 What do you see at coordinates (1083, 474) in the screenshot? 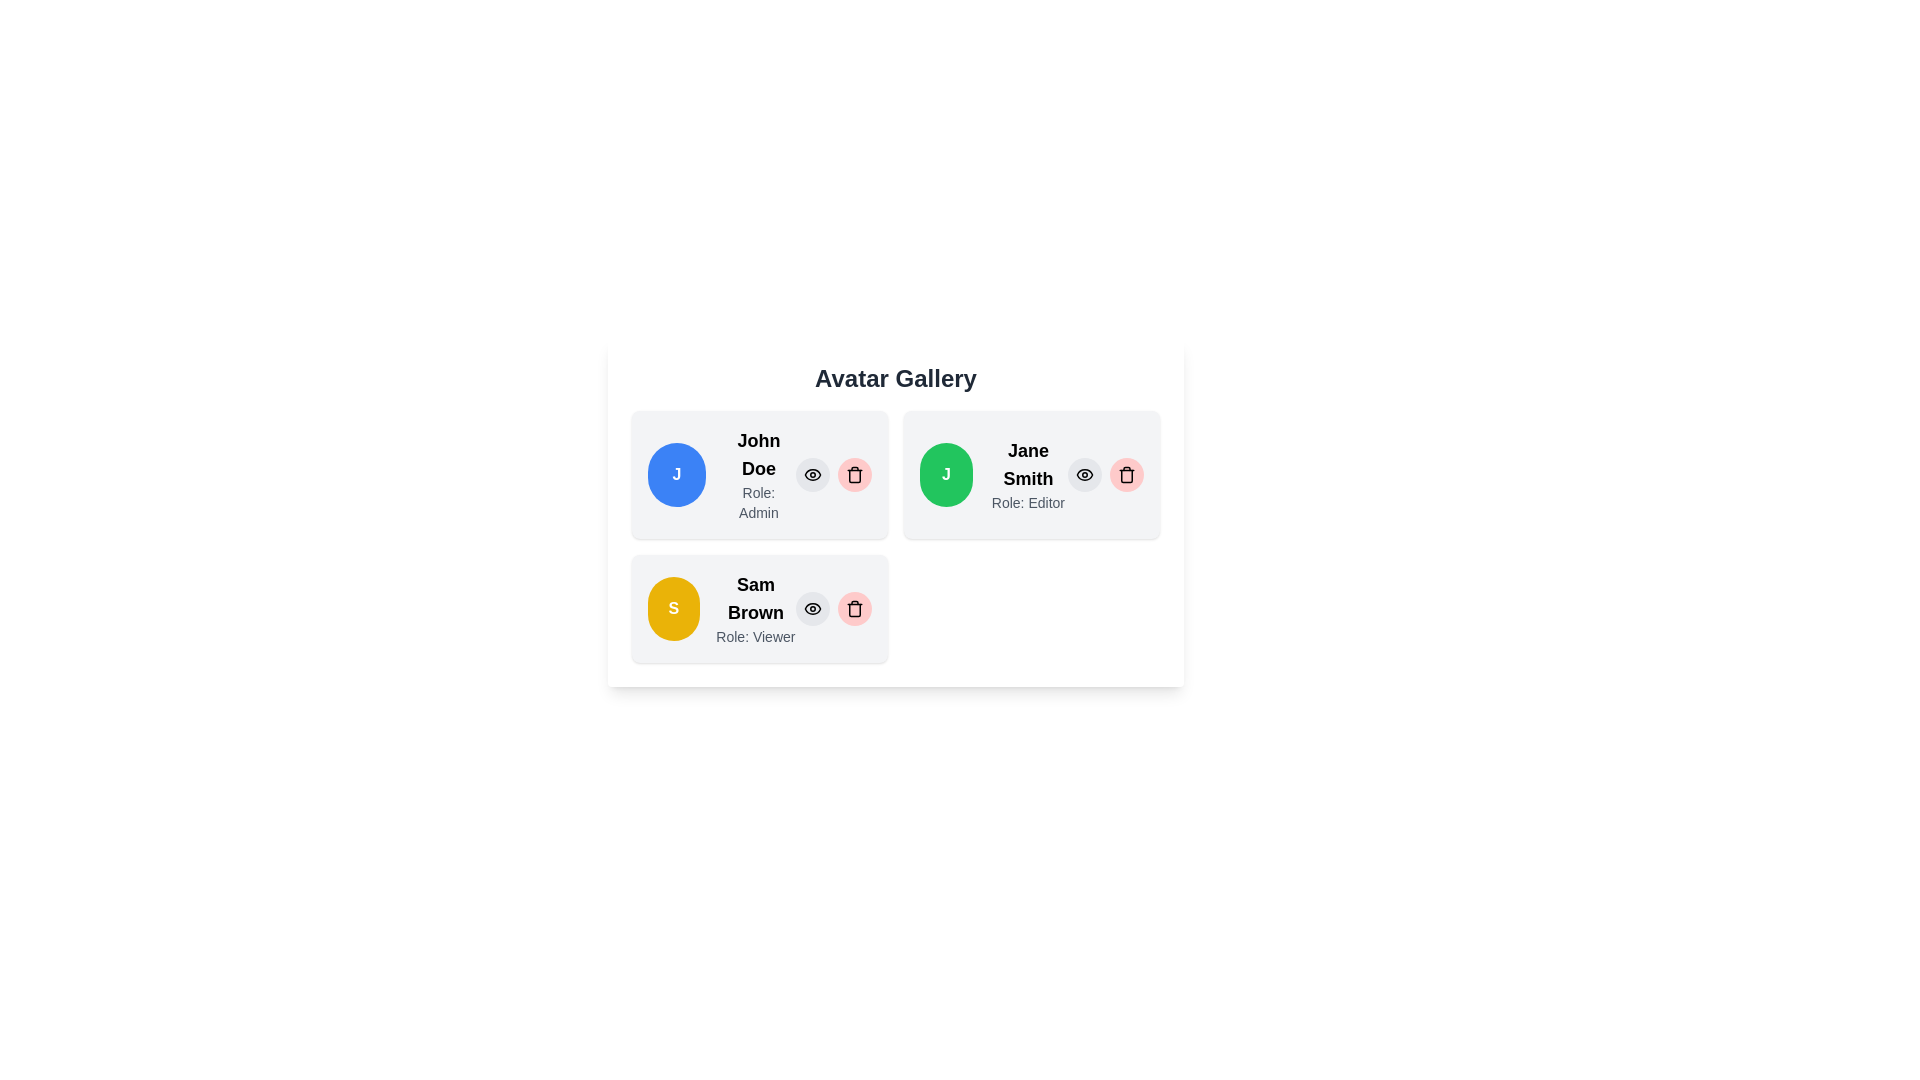
I see `the eye-shaped icon with an outline style on a circular gray background, located below 'John Doe' in the top-left card of the grid layout to possibly reveal a tooltip` at bounding box center [1083, 474].